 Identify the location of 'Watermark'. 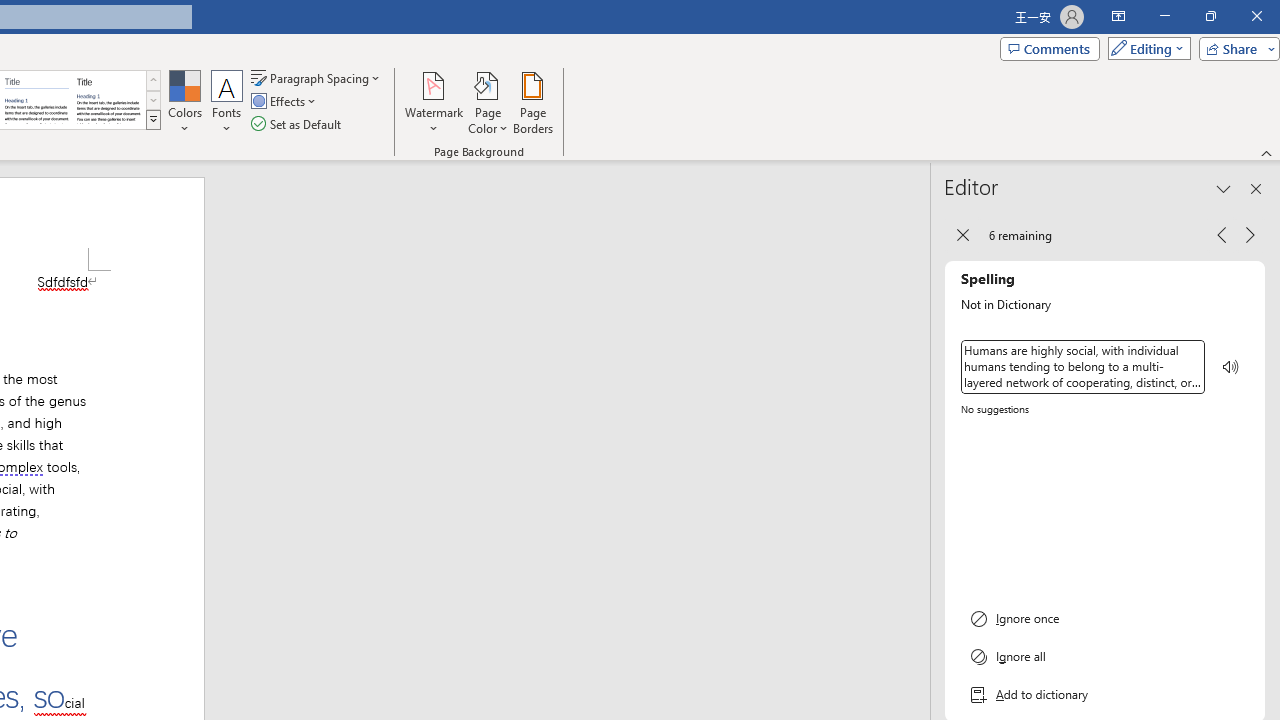
(433, 103).